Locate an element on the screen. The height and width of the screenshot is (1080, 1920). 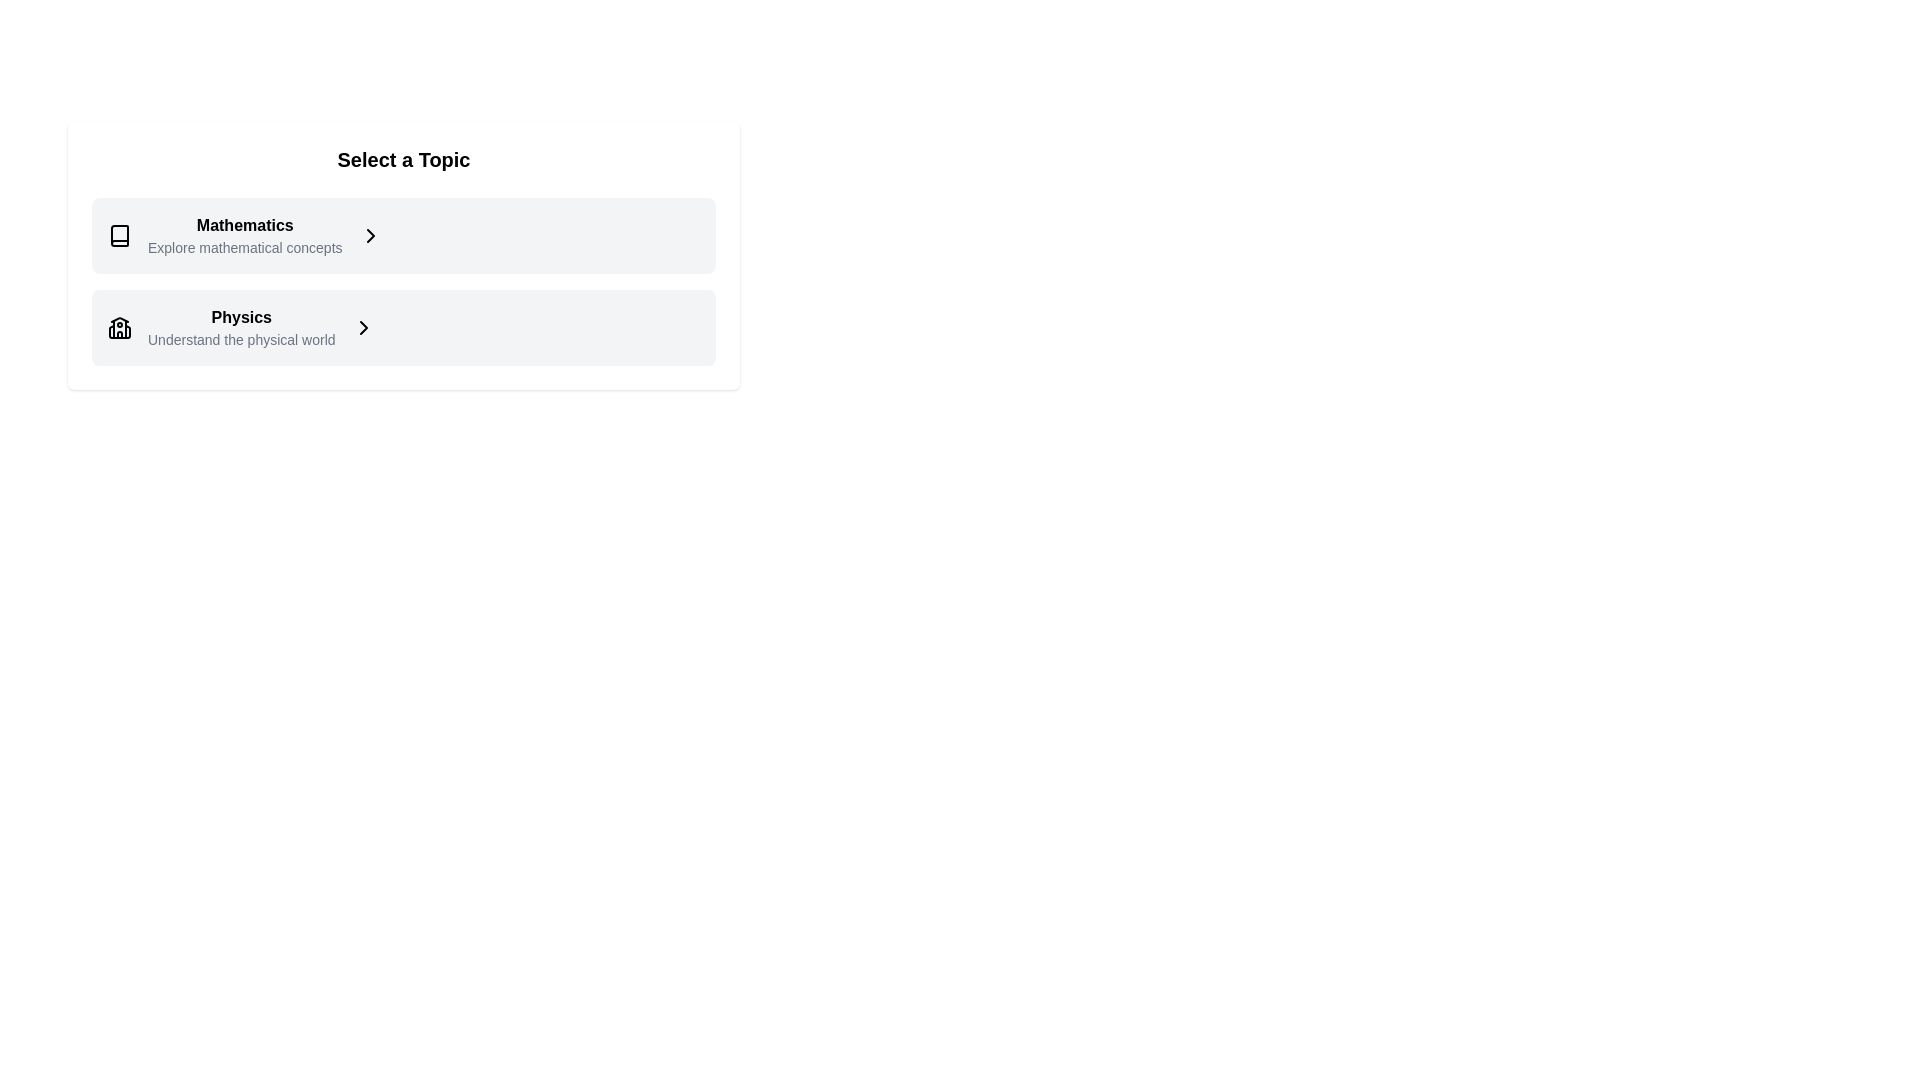
the building or school icon located to the left of the 'Physics' label text in the 'Select a Topic' section is located at coordinates (119, 326).